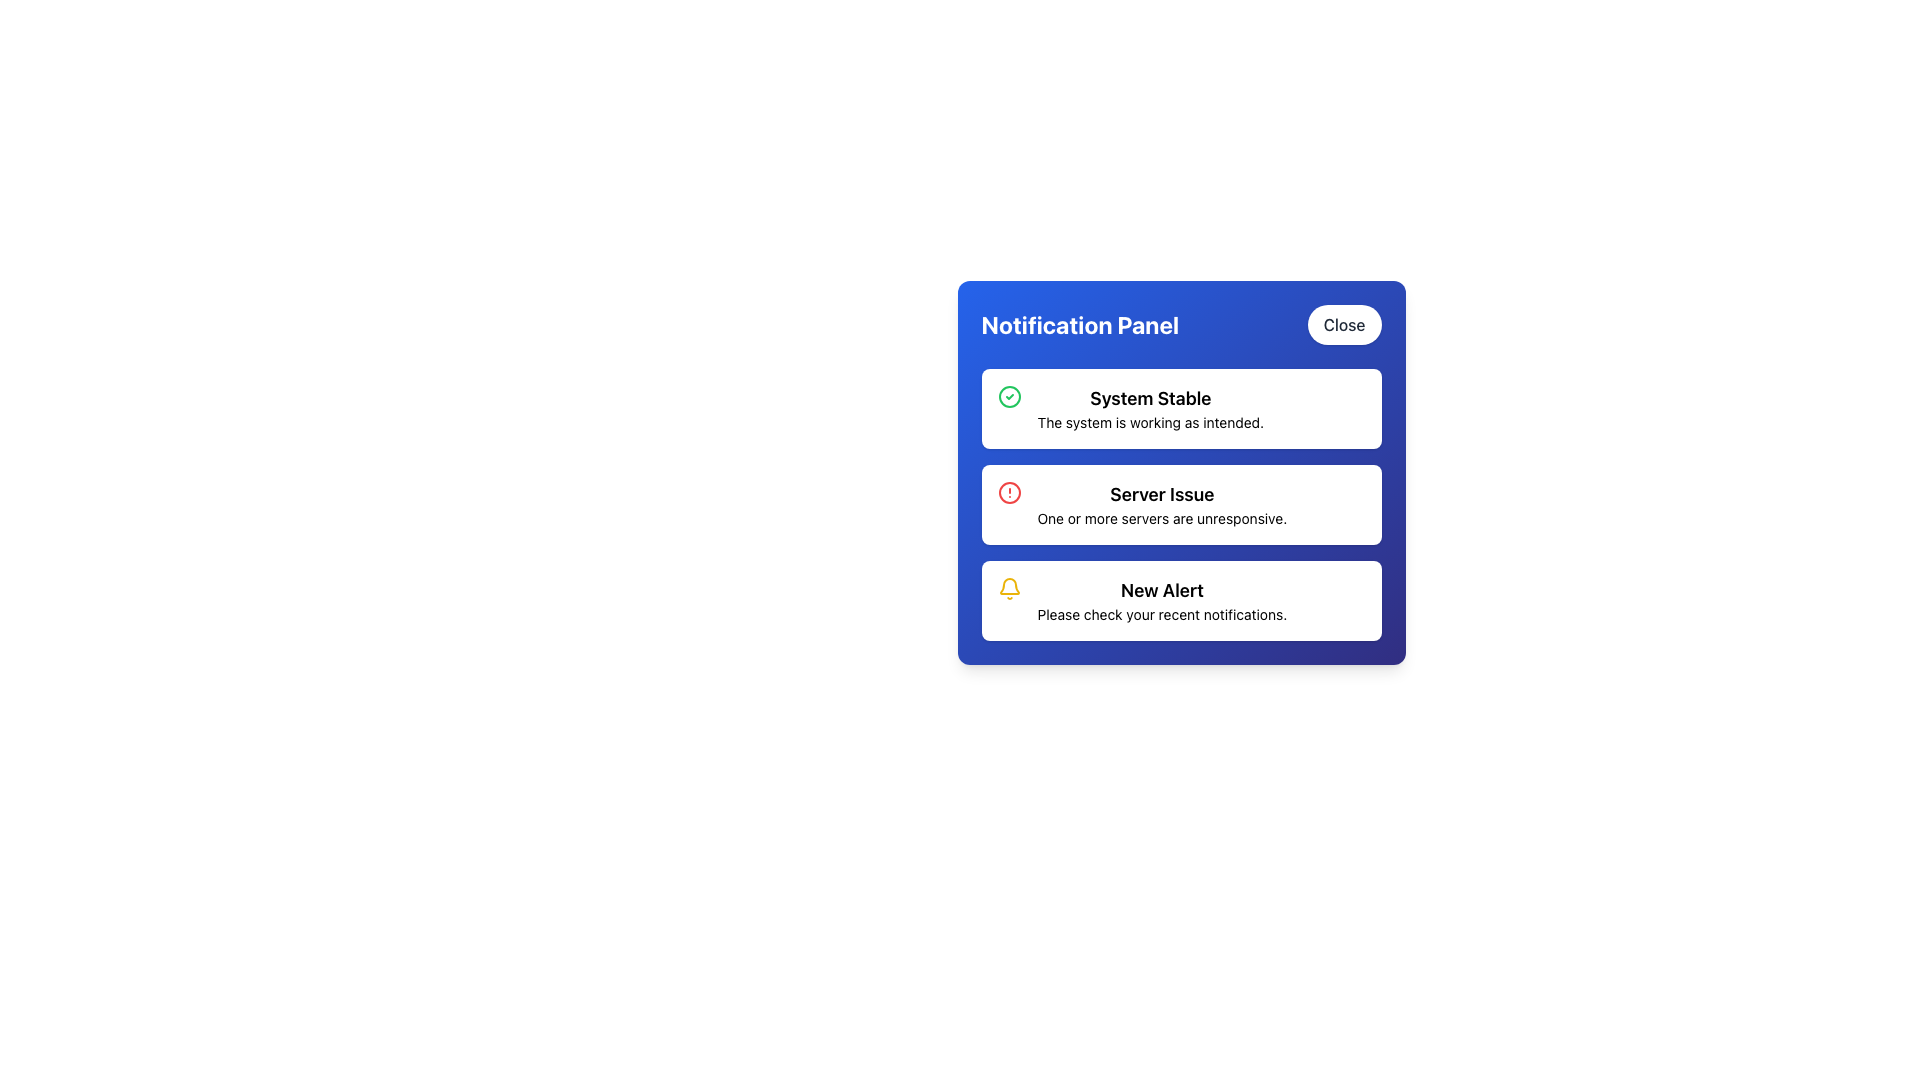 The width and height of the screenshot is (1920, 1080). I want to click on the 'New Alert' text label displayed in bold at the bottom of the Notification Panel, which is located above a smaller descriptive text and to the right of a yellow bell icon, so click(1162, 589).